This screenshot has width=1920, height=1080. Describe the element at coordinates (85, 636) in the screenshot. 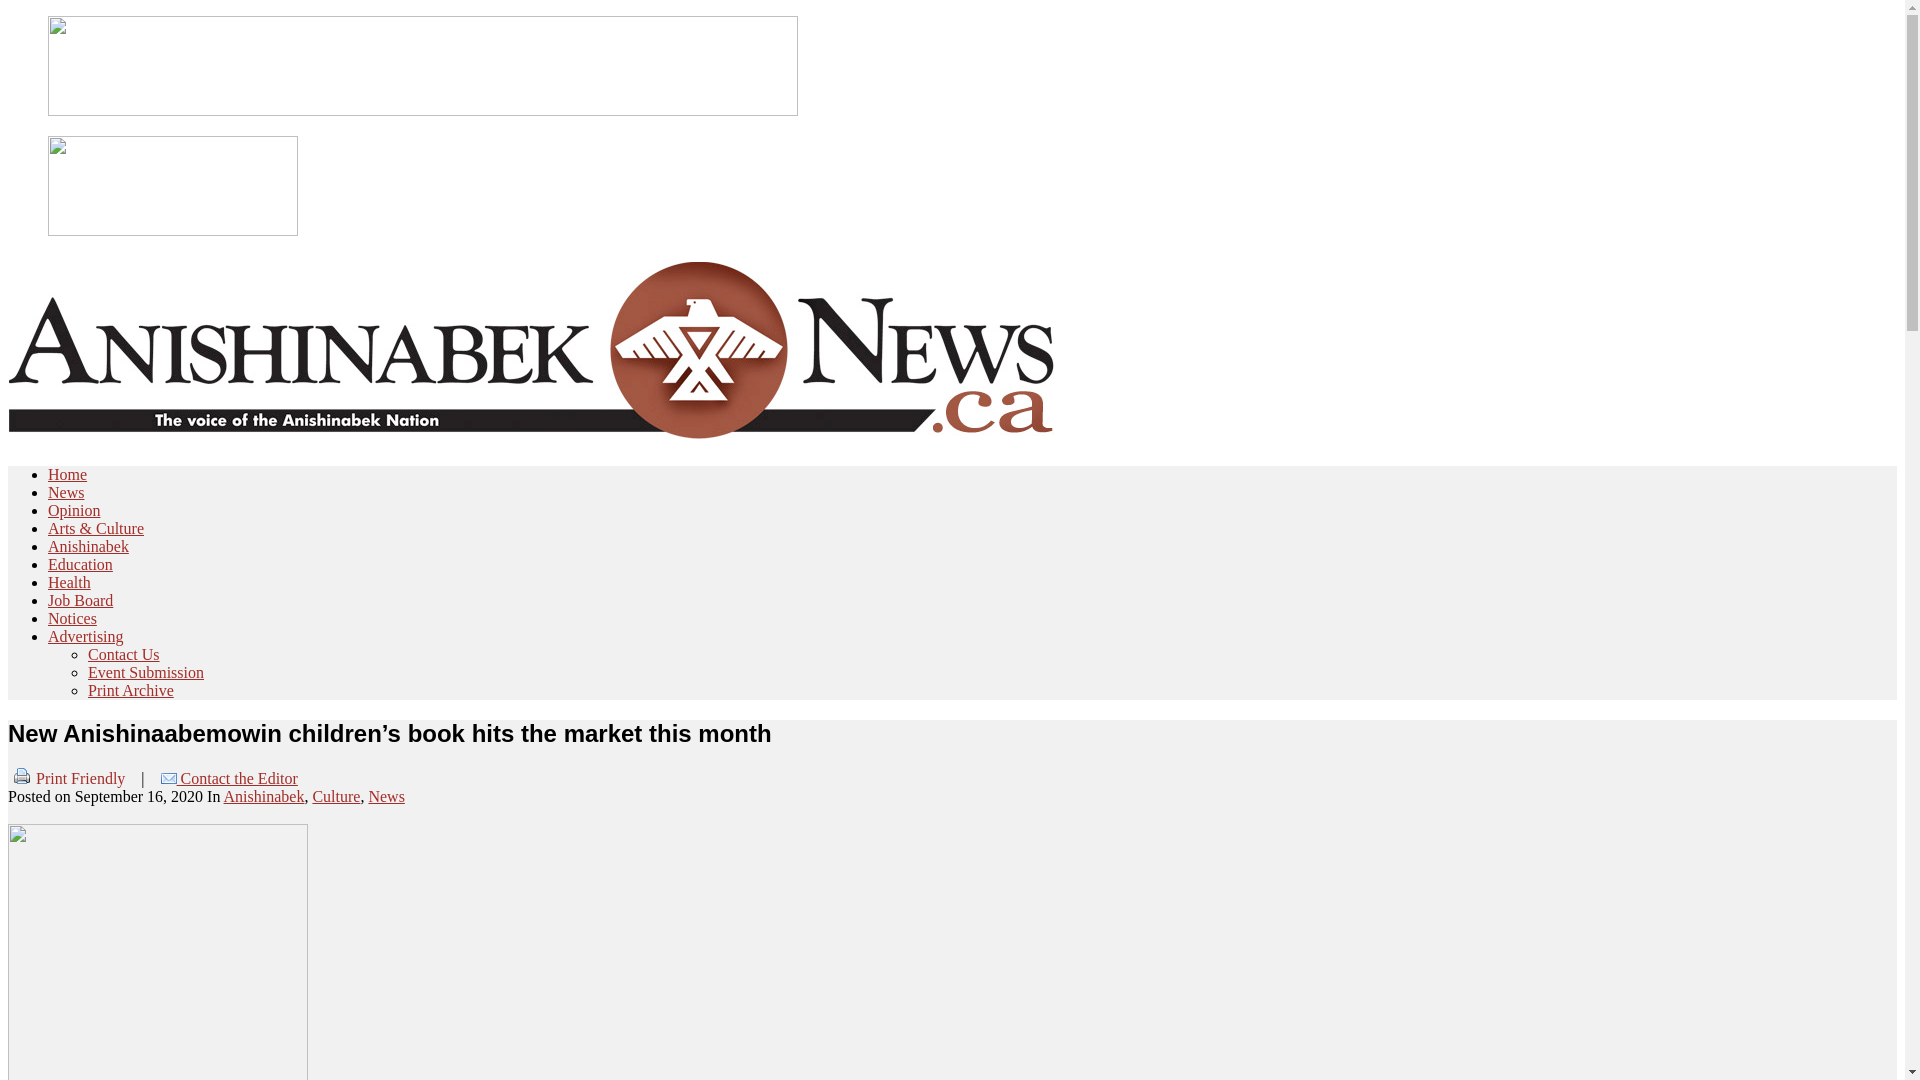

I see `'Advertising'` at that location.